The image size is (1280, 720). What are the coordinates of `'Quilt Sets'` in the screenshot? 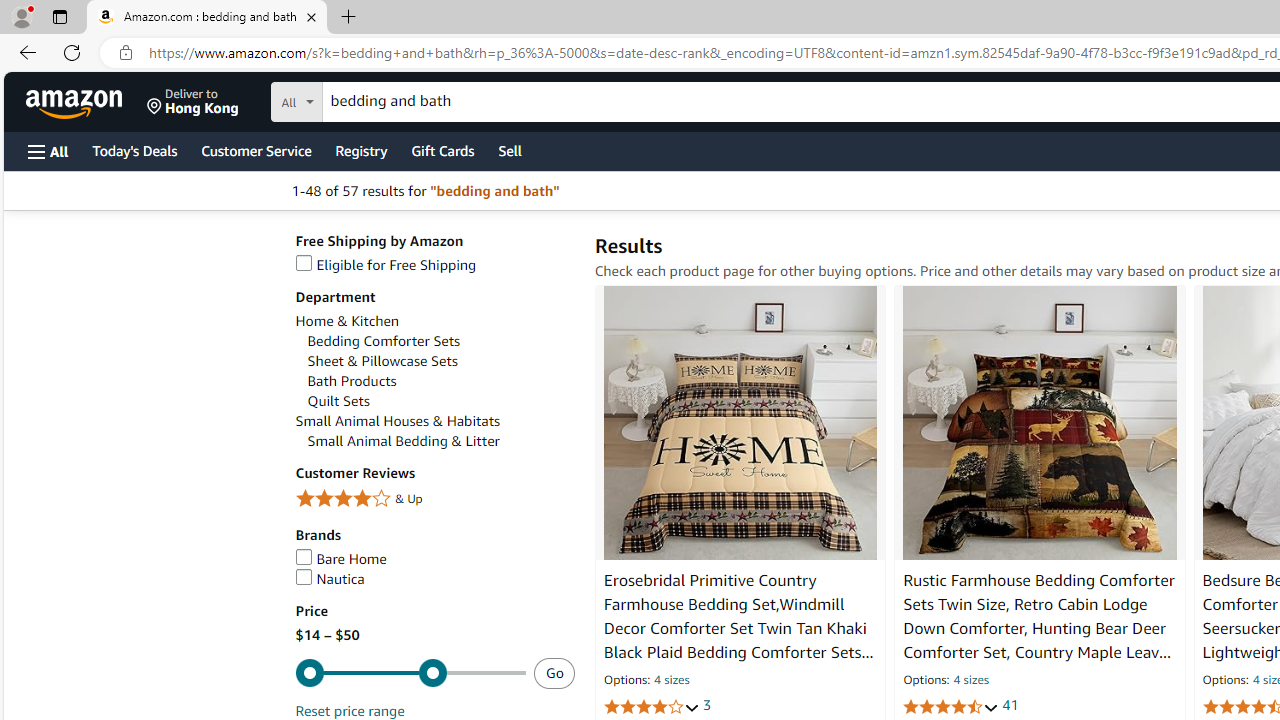 It's located at (439, 401).